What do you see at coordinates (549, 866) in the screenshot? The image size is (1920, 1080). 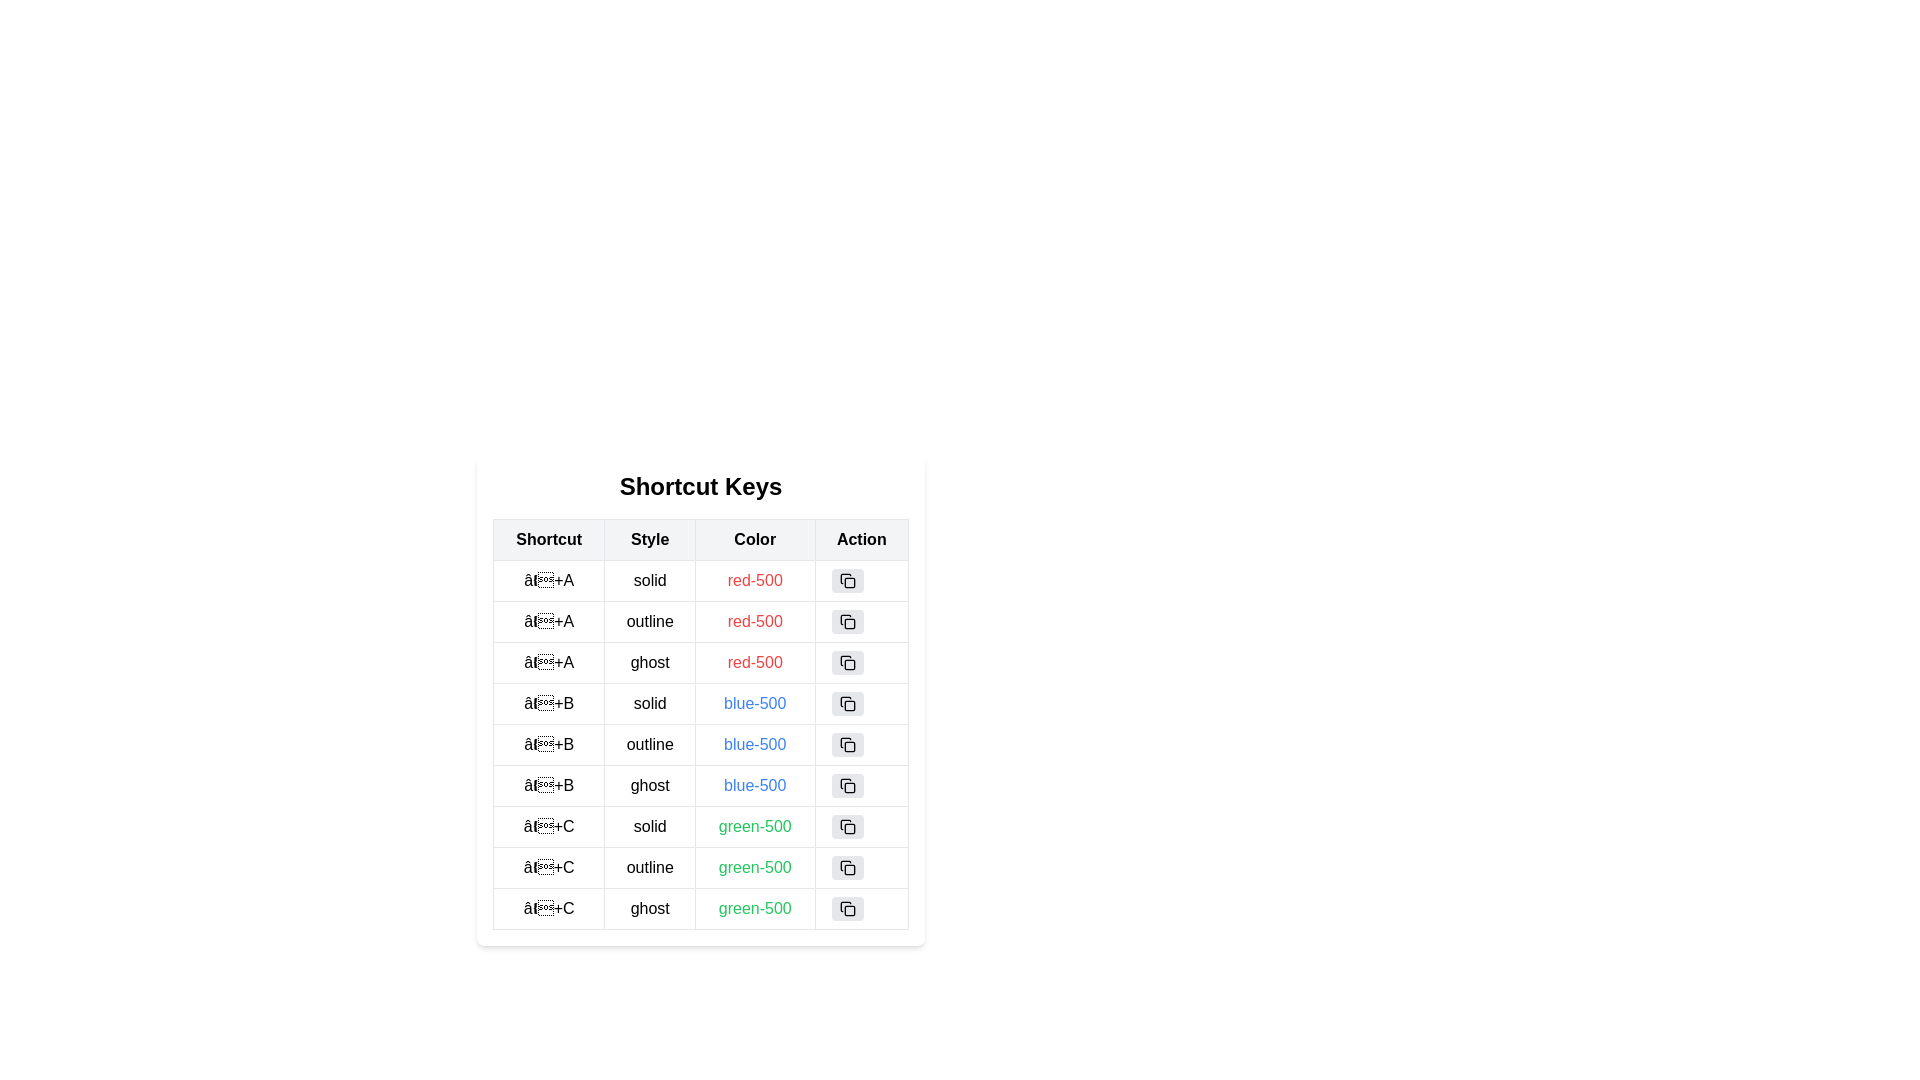 I see `the text indicator button that shows the shortcut '⌘+C' for the 'outline' style in the 'Shortcut Keys' table` at bounding box center [549, 866].